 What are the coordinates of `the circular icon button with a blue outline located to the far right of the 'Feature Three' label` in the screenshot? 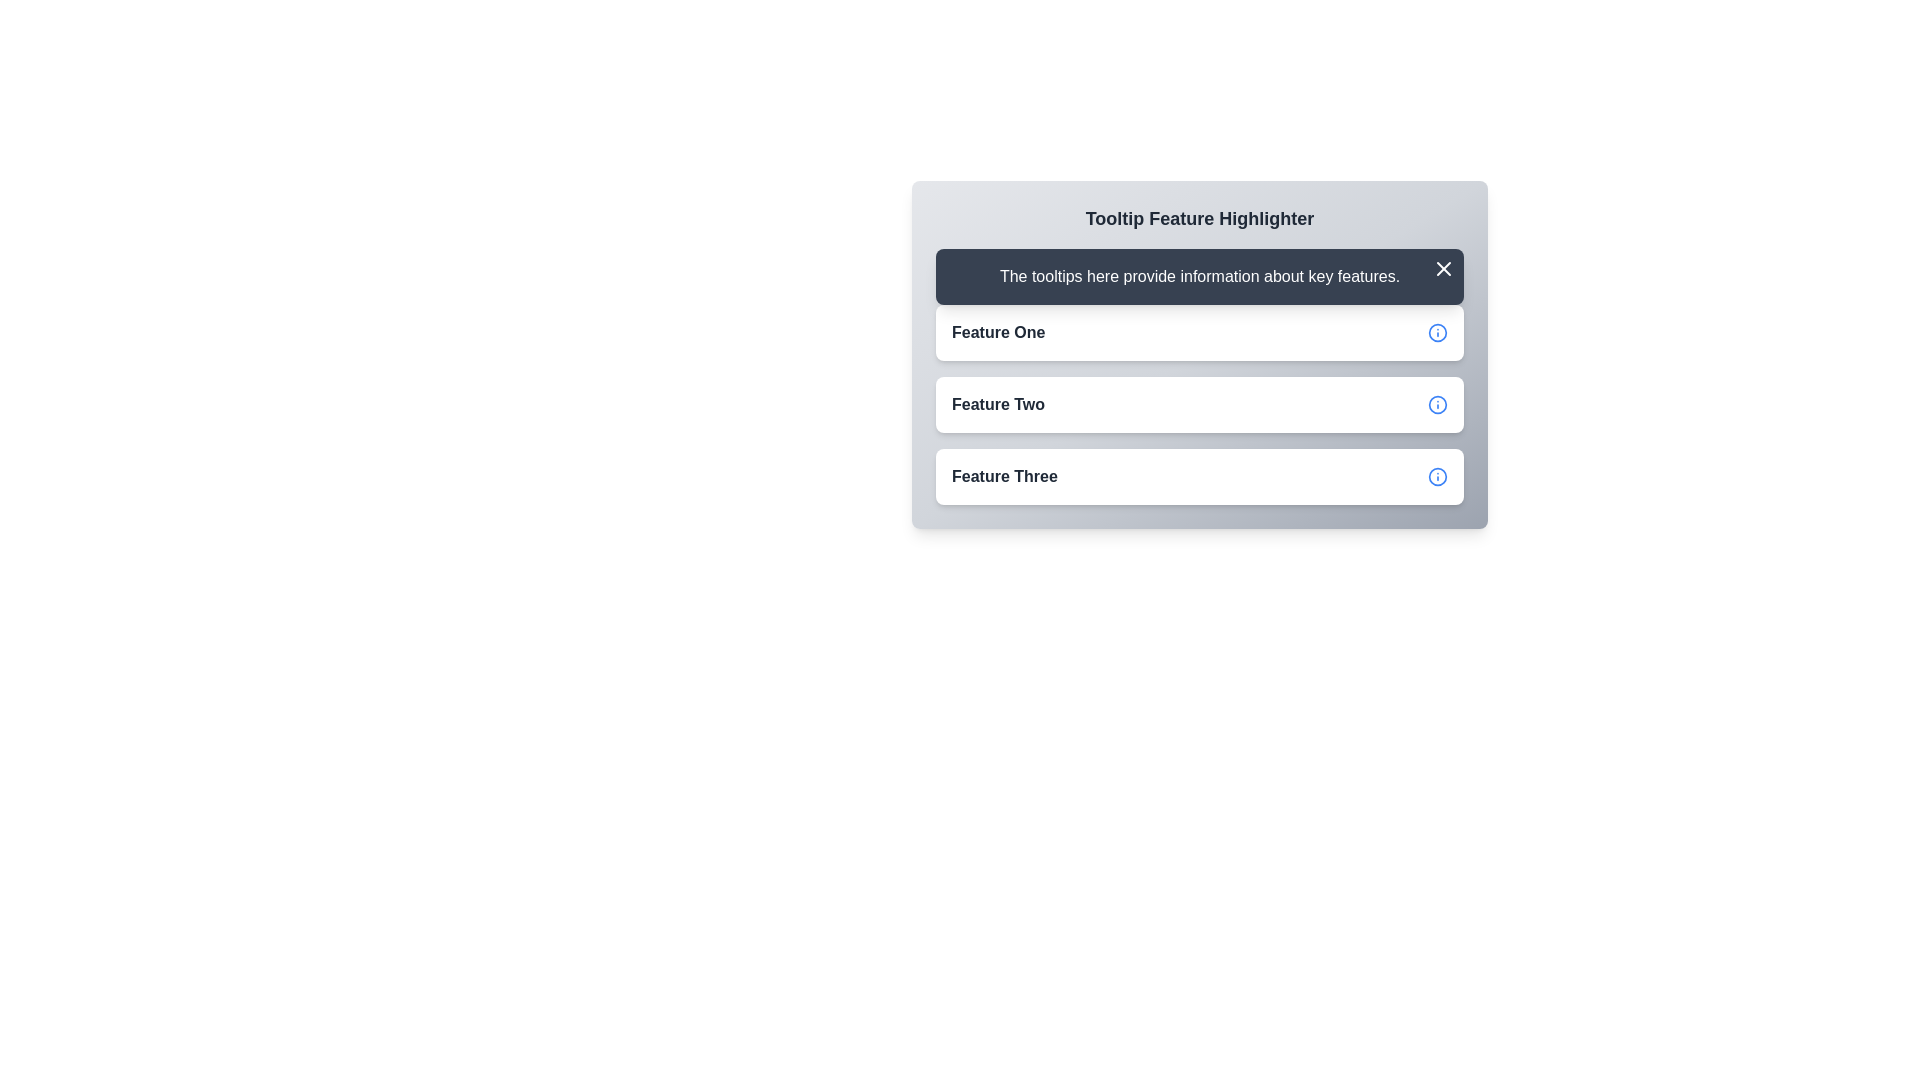 It's located at (1437, 477).